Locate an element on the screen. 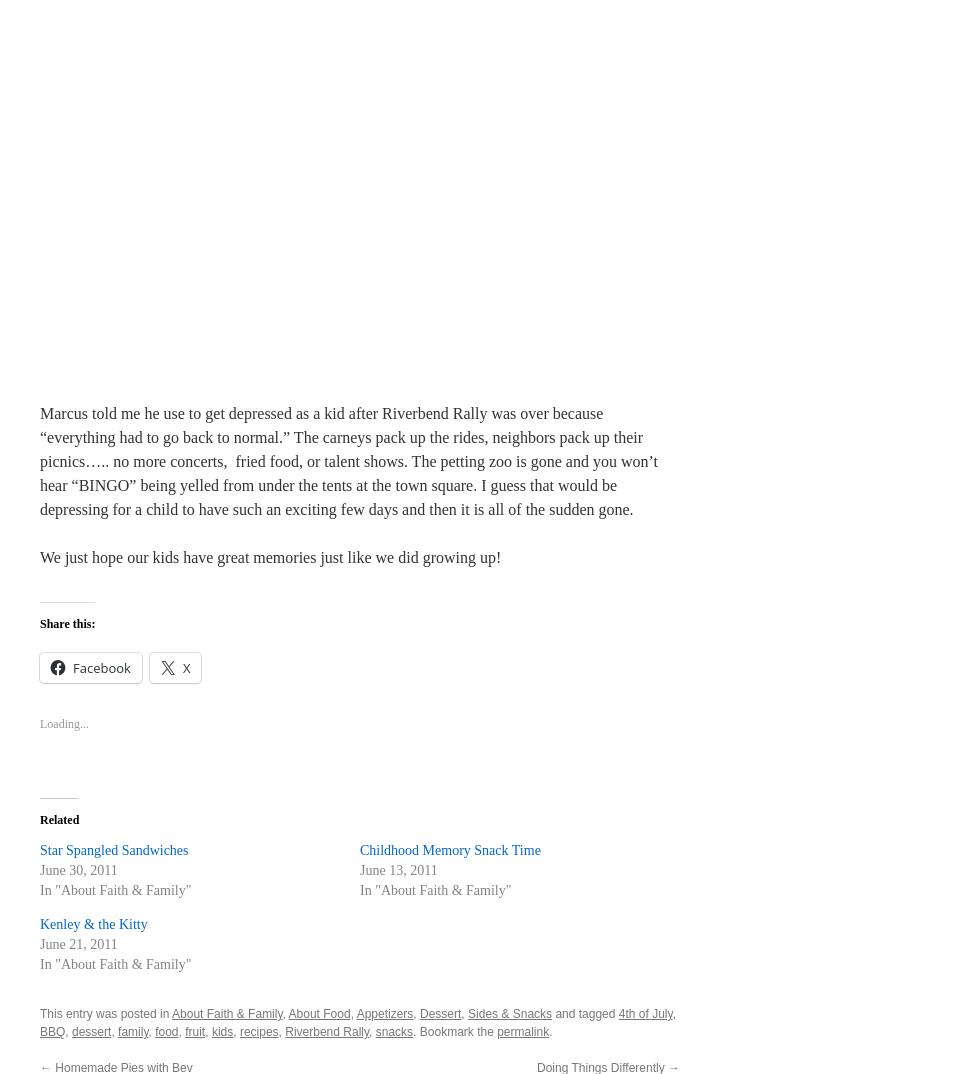 The height and width of the screenshot is (1074, 980). 'About Food' is located at coordinates (318, 1012).